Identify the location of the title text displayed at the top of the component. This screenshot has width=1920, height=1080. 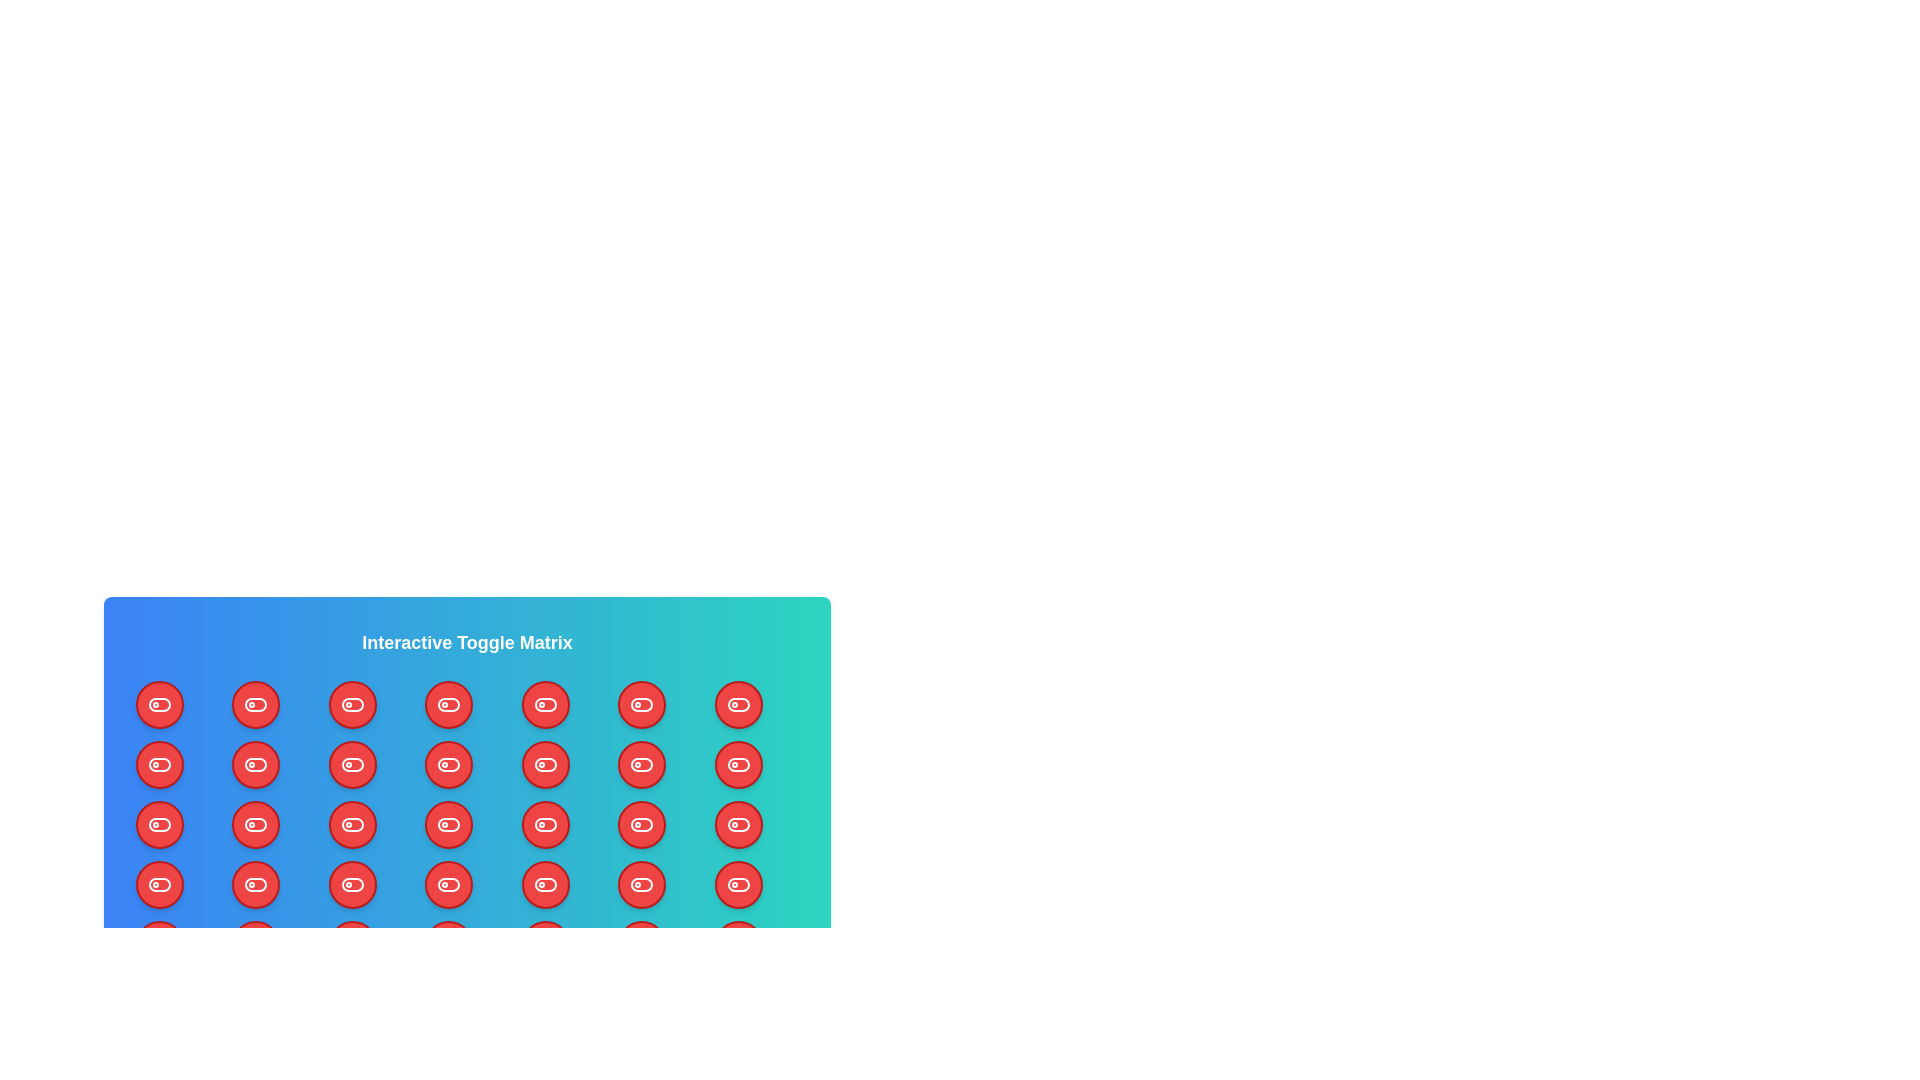
(466, 643).